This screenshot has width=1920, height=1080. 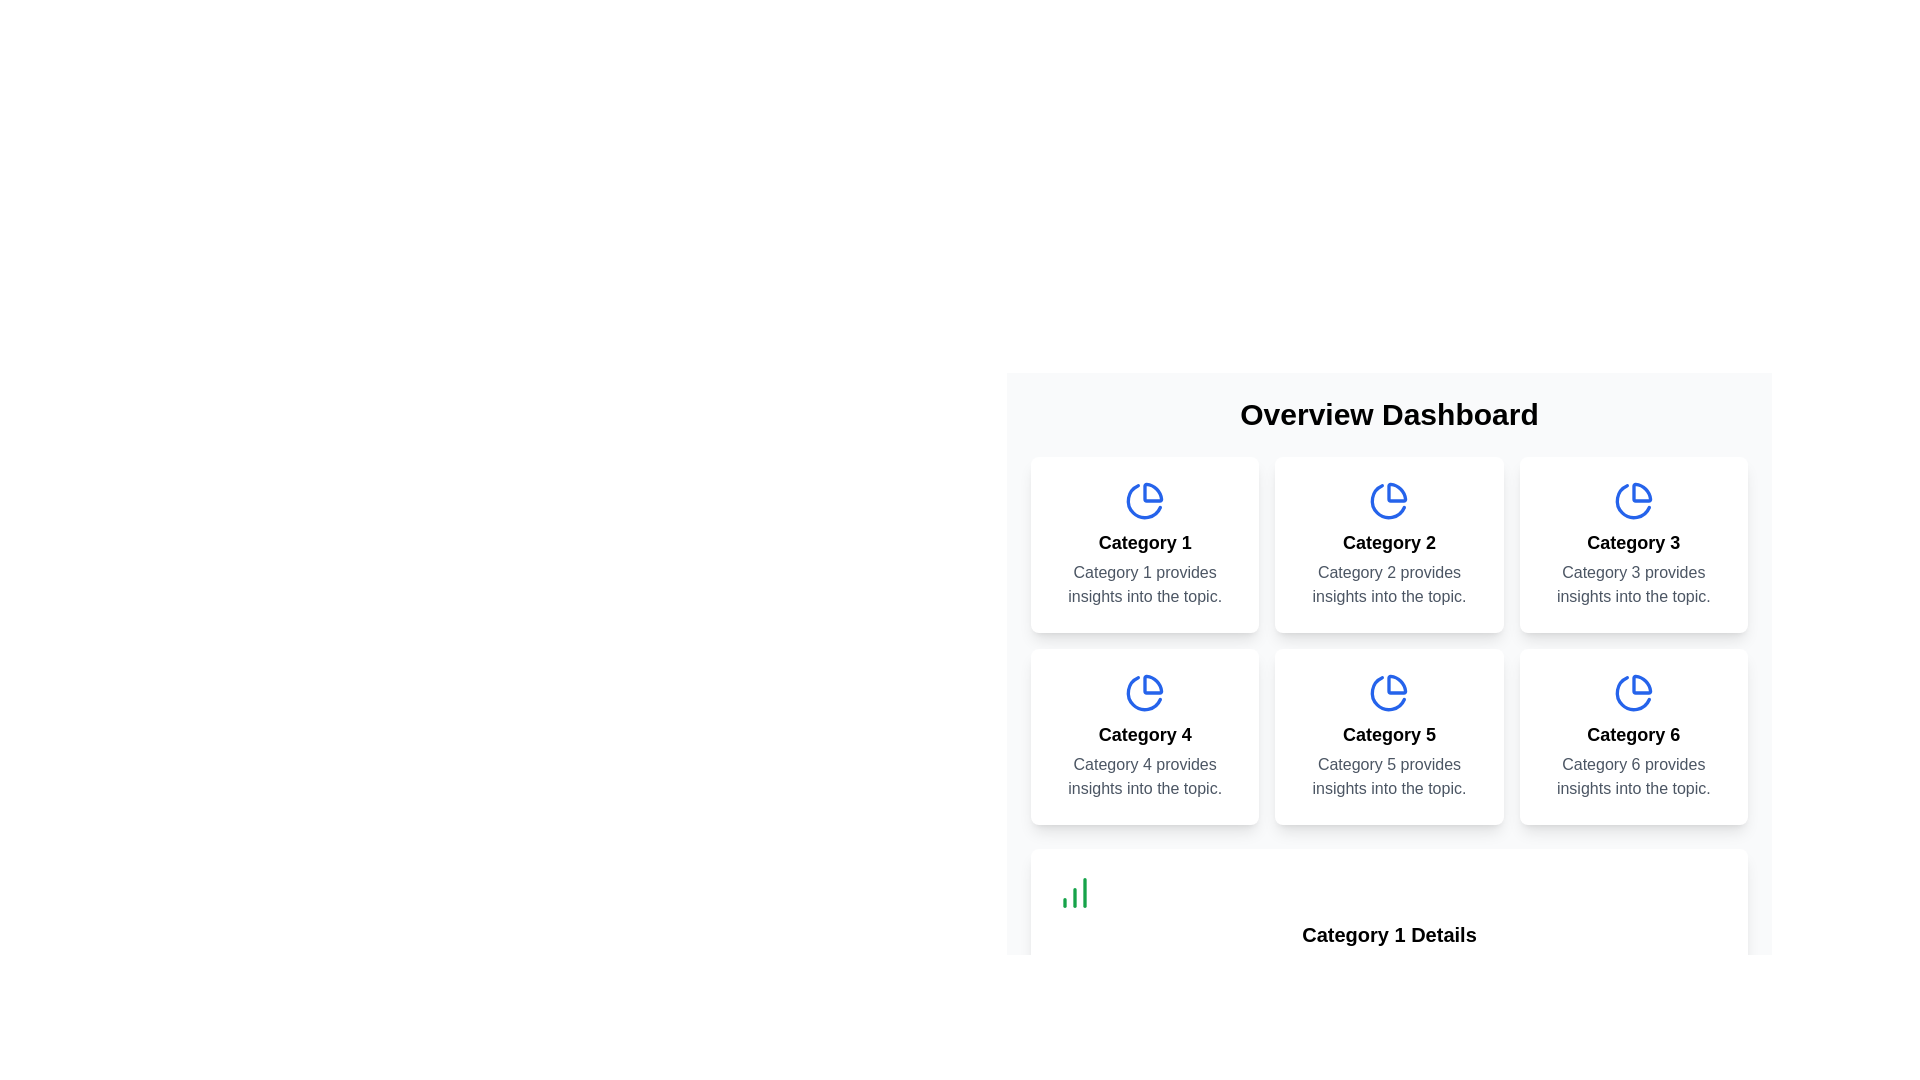 What do you see at coordinates (1145, 775) in the screenshot?
I see `the static informational text located below 'Category 4' in the second column of the second row within the grid of categories` at bounding box center [1145, 775].